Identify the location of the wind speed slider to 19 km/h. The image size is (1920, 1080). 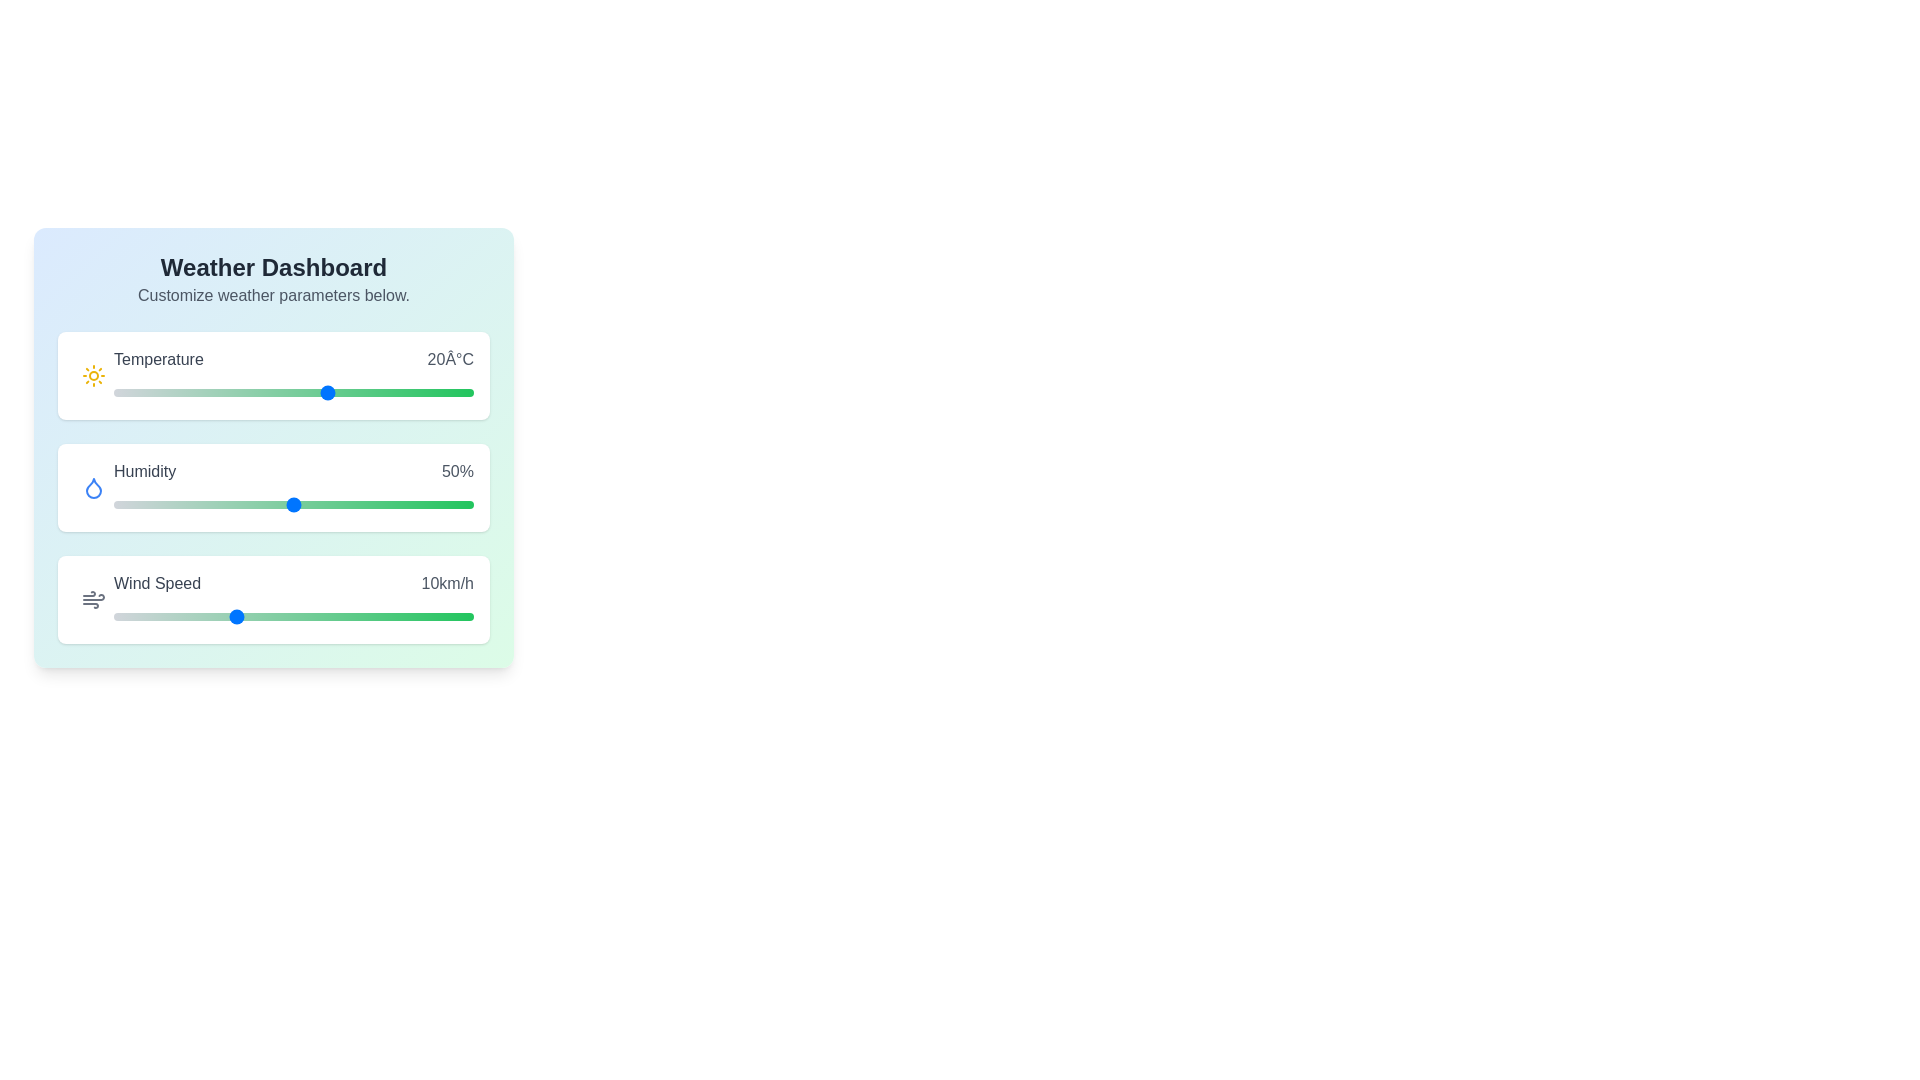
(341, 616).